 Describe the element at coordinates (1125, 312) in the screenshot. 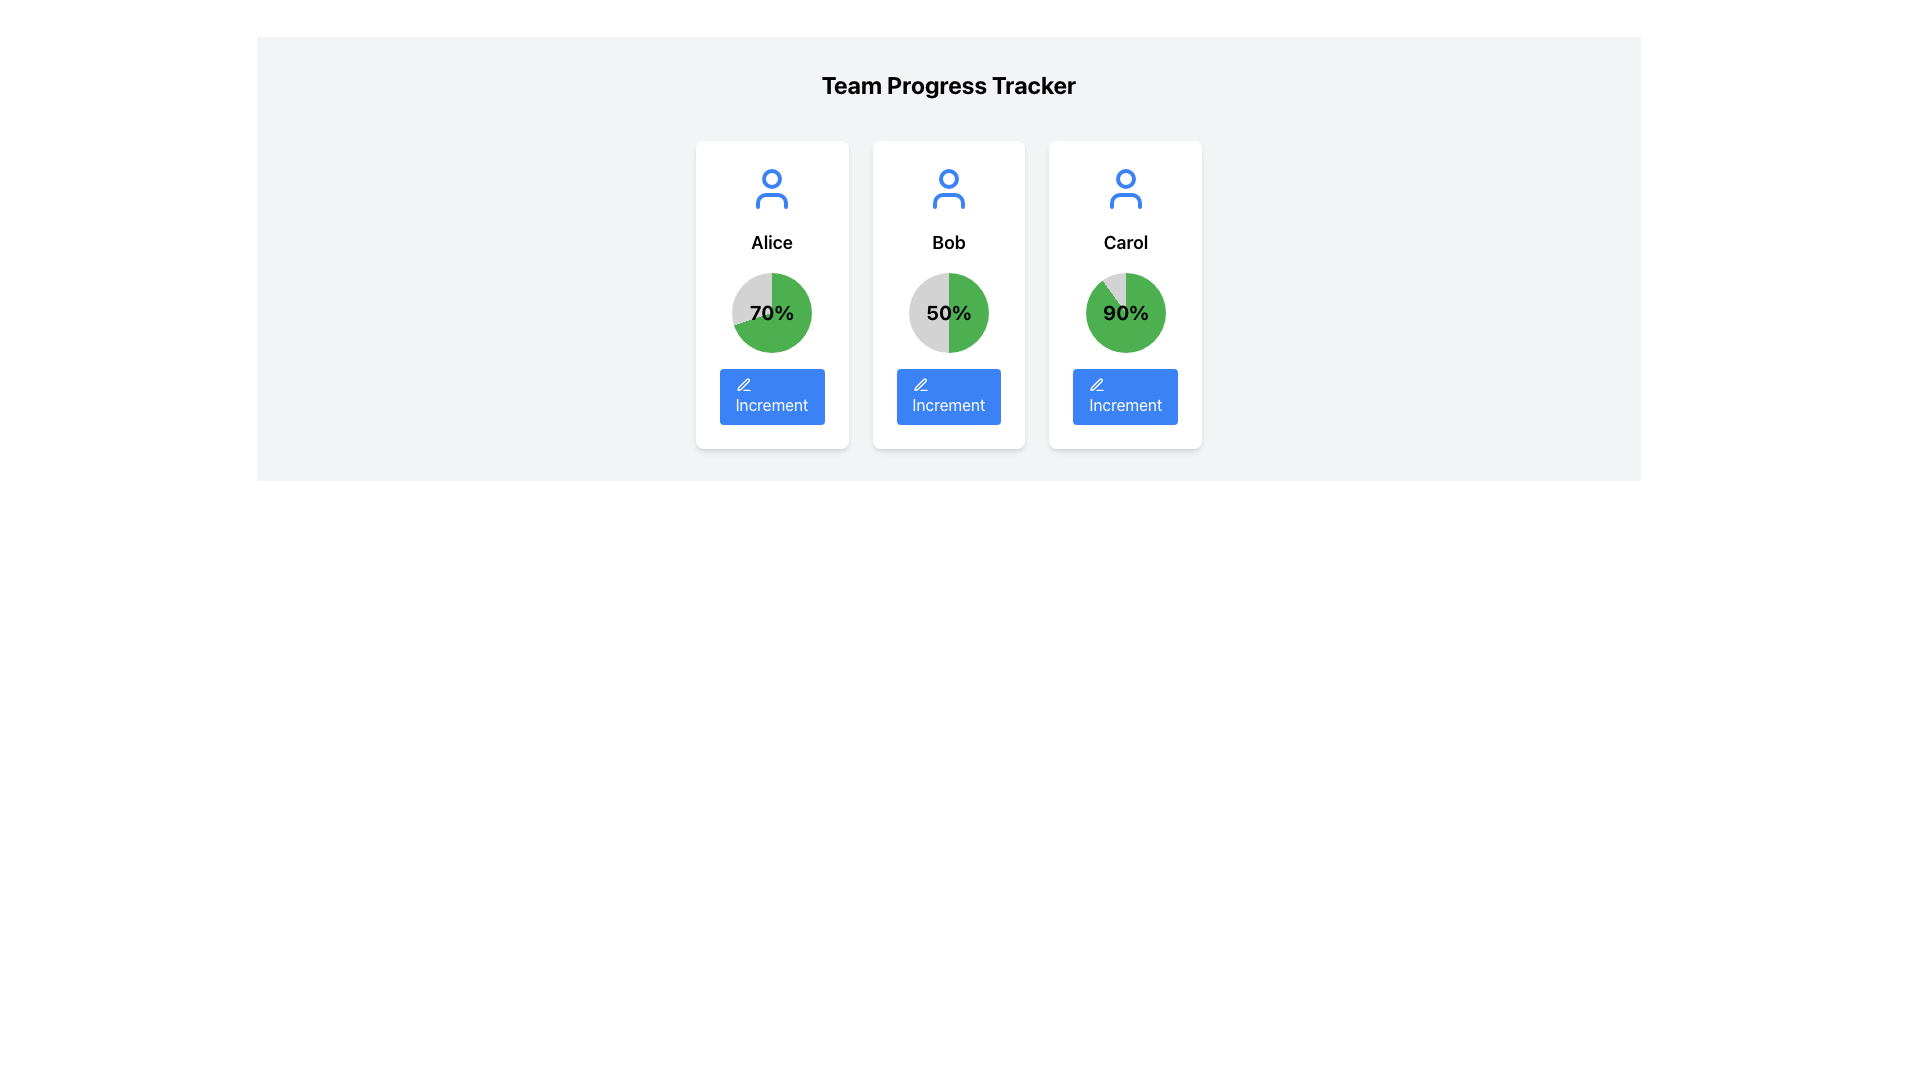

I see `percentage displayed on the Progress Indicator located within the card labeled 'Carol', which is the third card from the left` at that location.